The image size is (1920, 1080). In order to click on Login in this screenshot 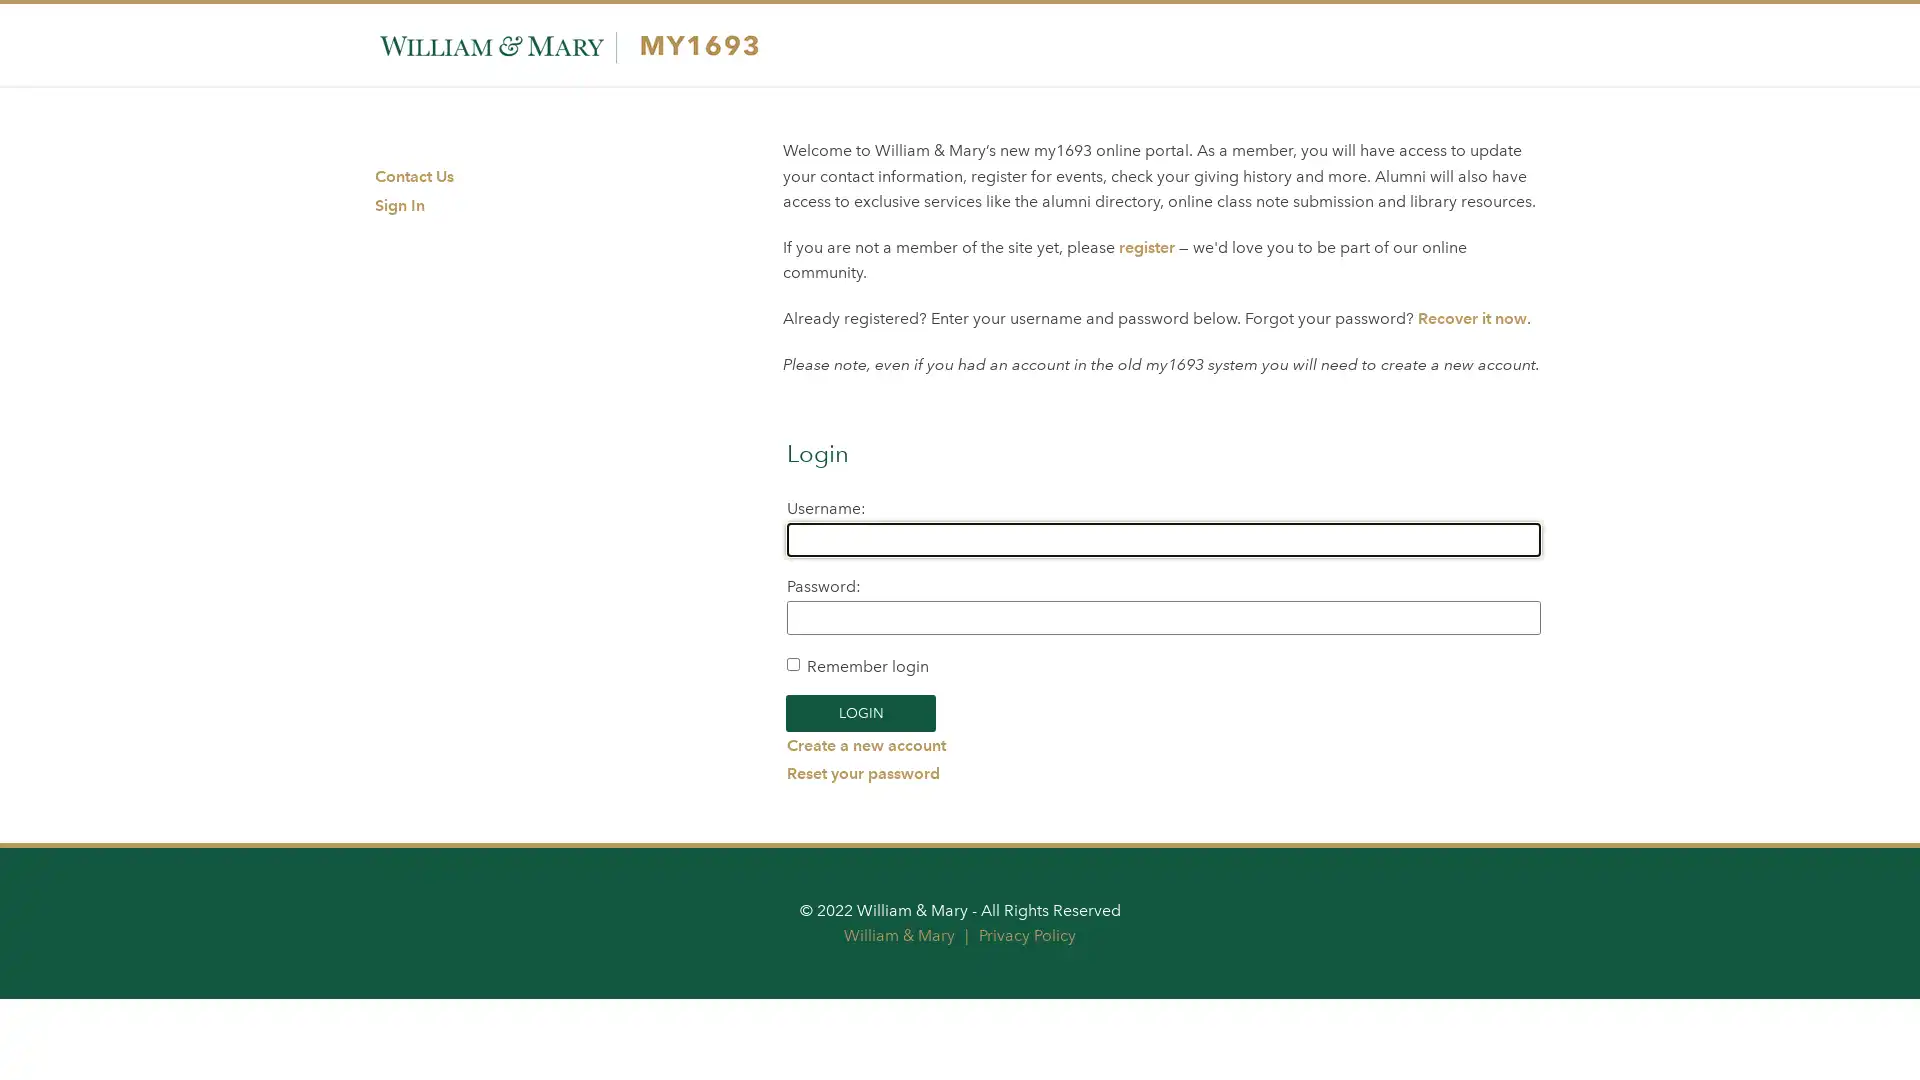, I will do `click(860, 712)`.